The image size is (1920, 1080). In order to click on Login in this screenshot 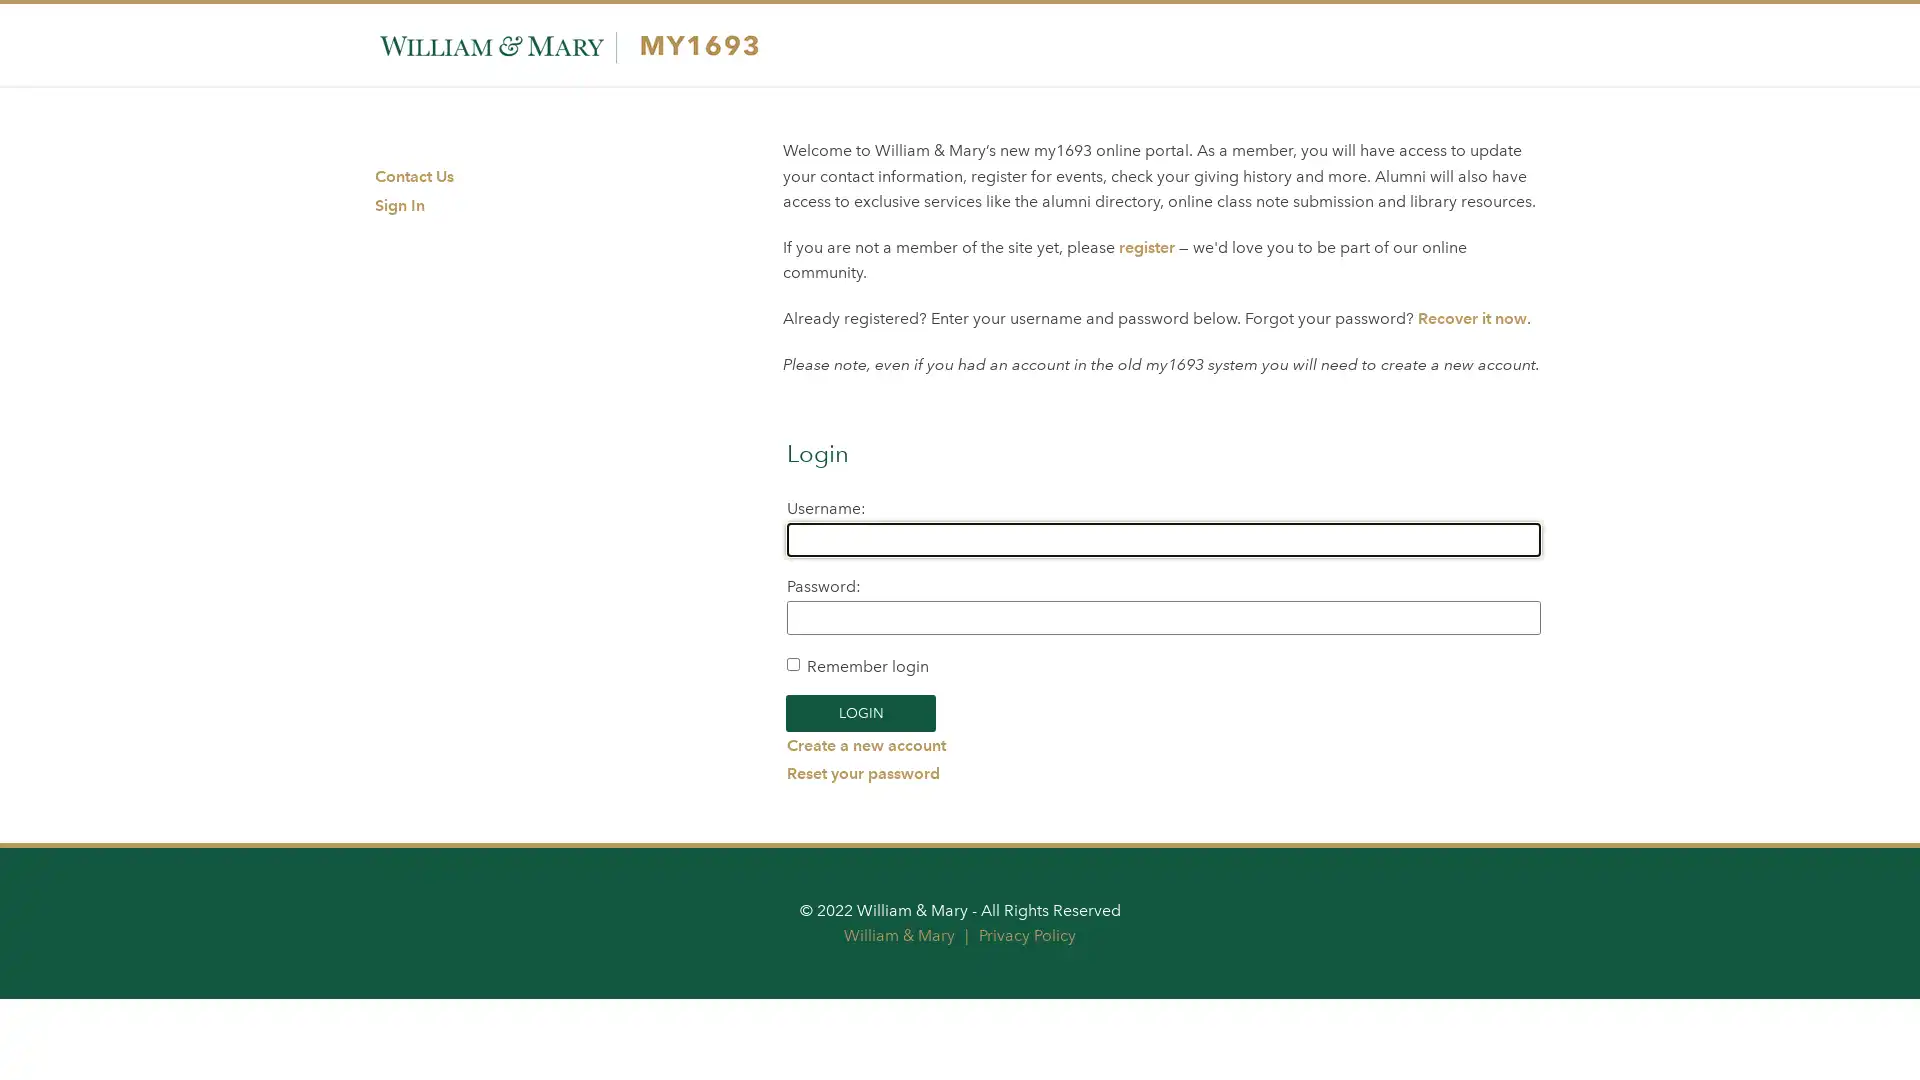, I will do `click(860, 712)`.